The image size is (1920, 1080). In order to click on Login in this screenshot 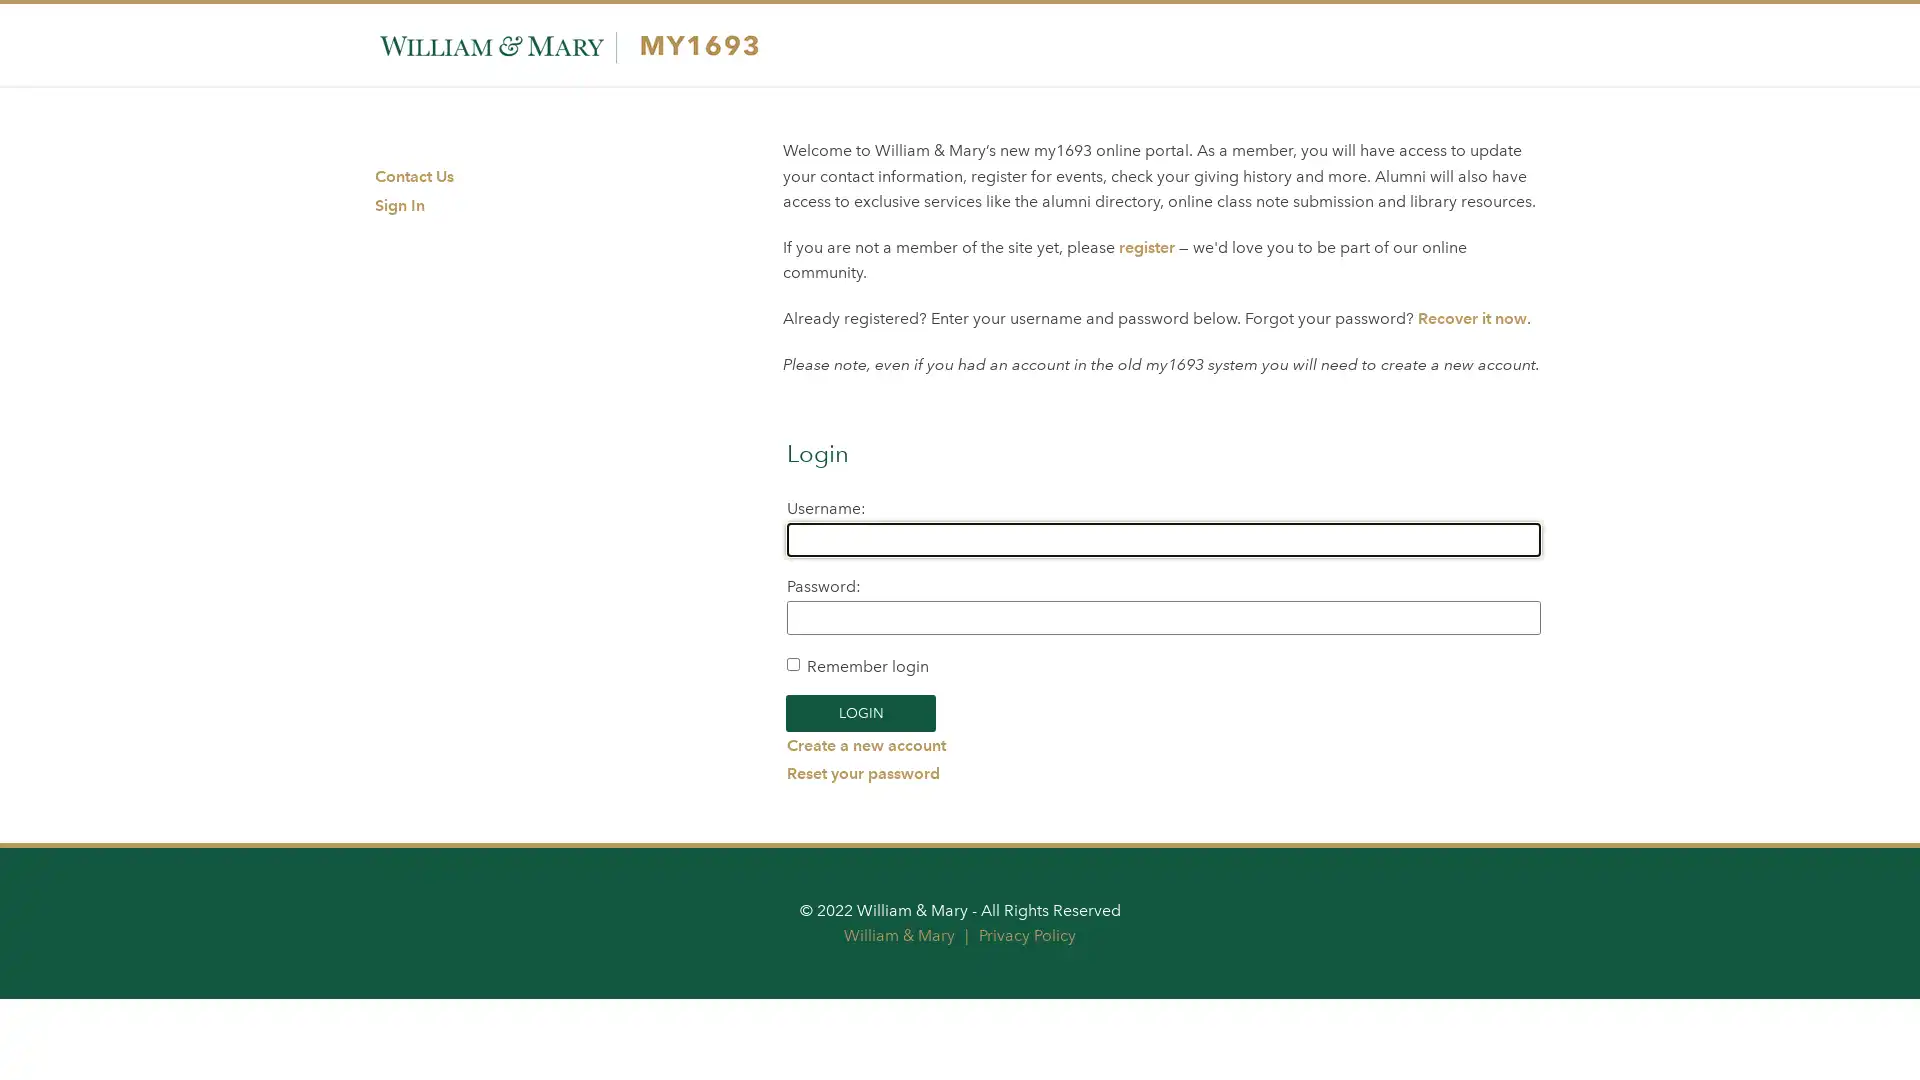, I will do `click(860, 712)`.